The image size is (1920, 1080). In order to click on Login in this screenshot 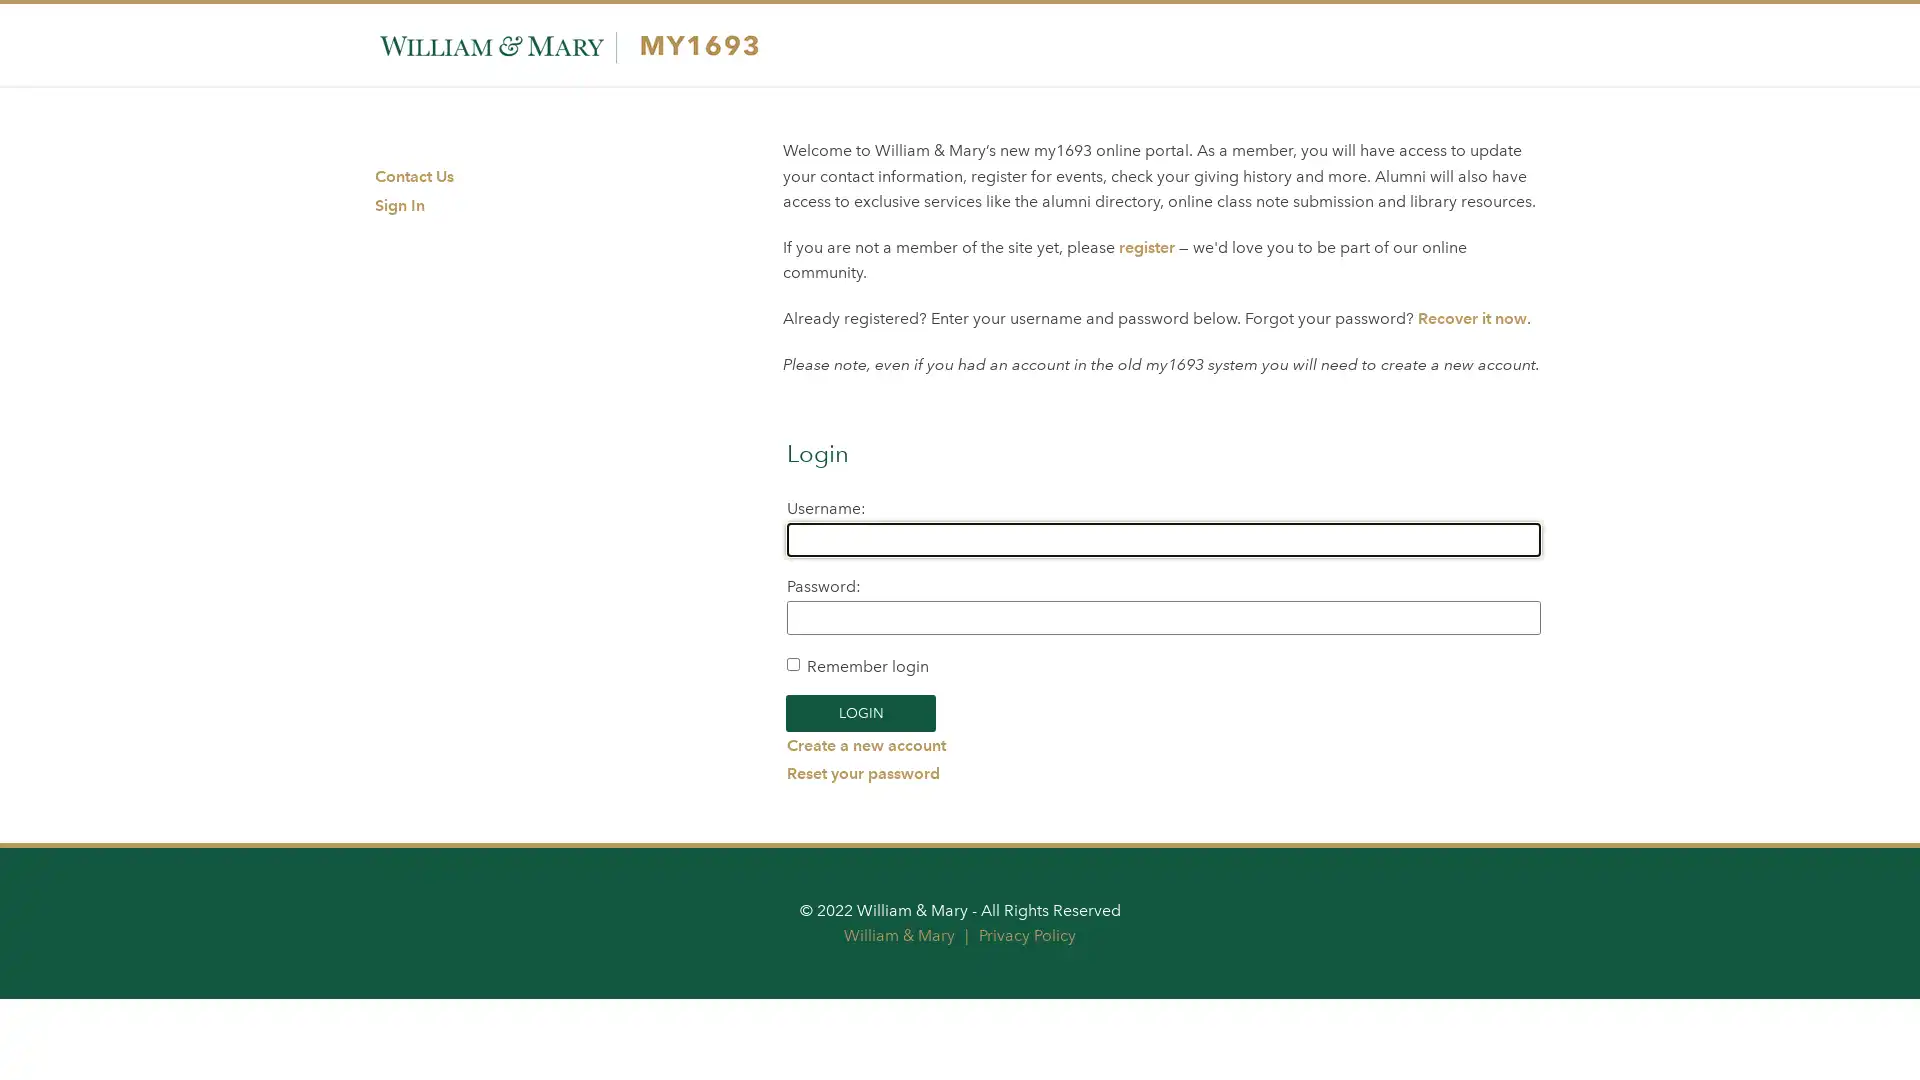, I will do `click(860, 712)`.